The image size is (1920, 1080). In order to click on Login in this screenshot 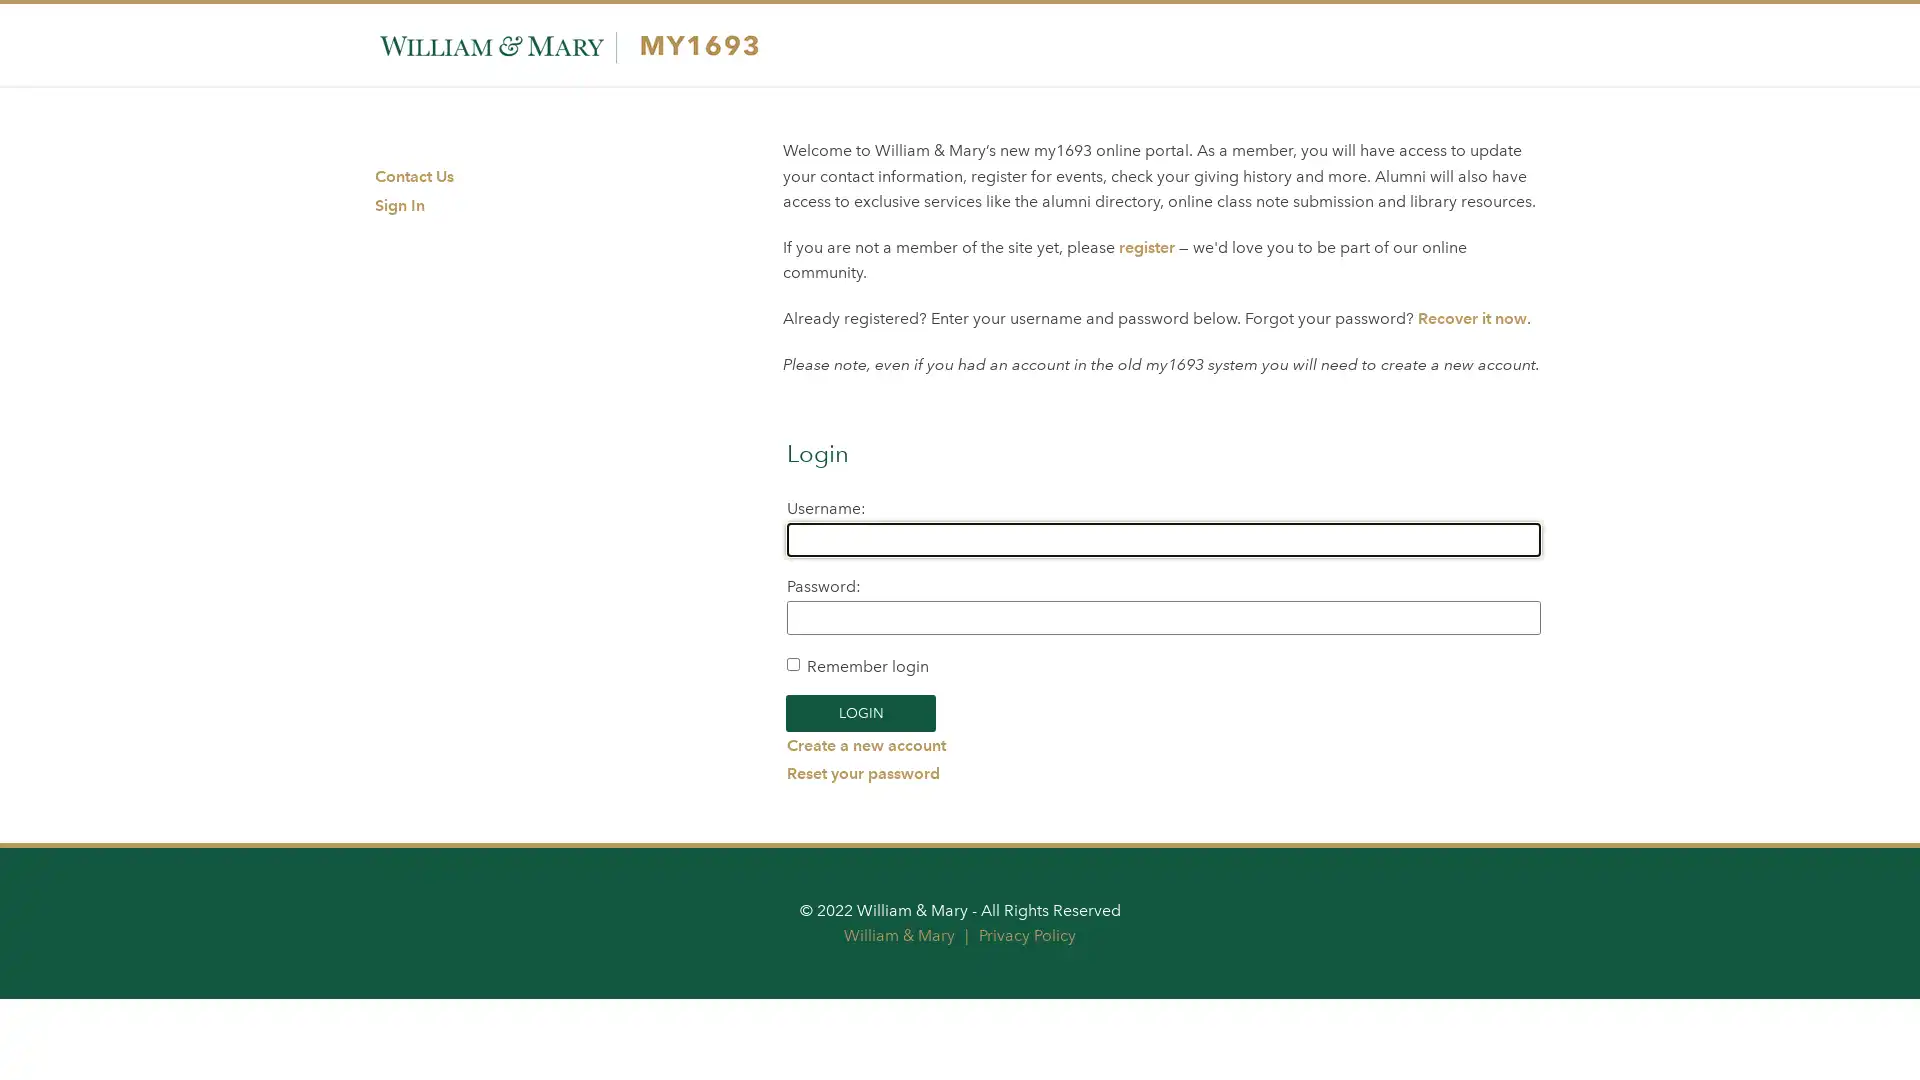, I will do `click(860, 712)`.